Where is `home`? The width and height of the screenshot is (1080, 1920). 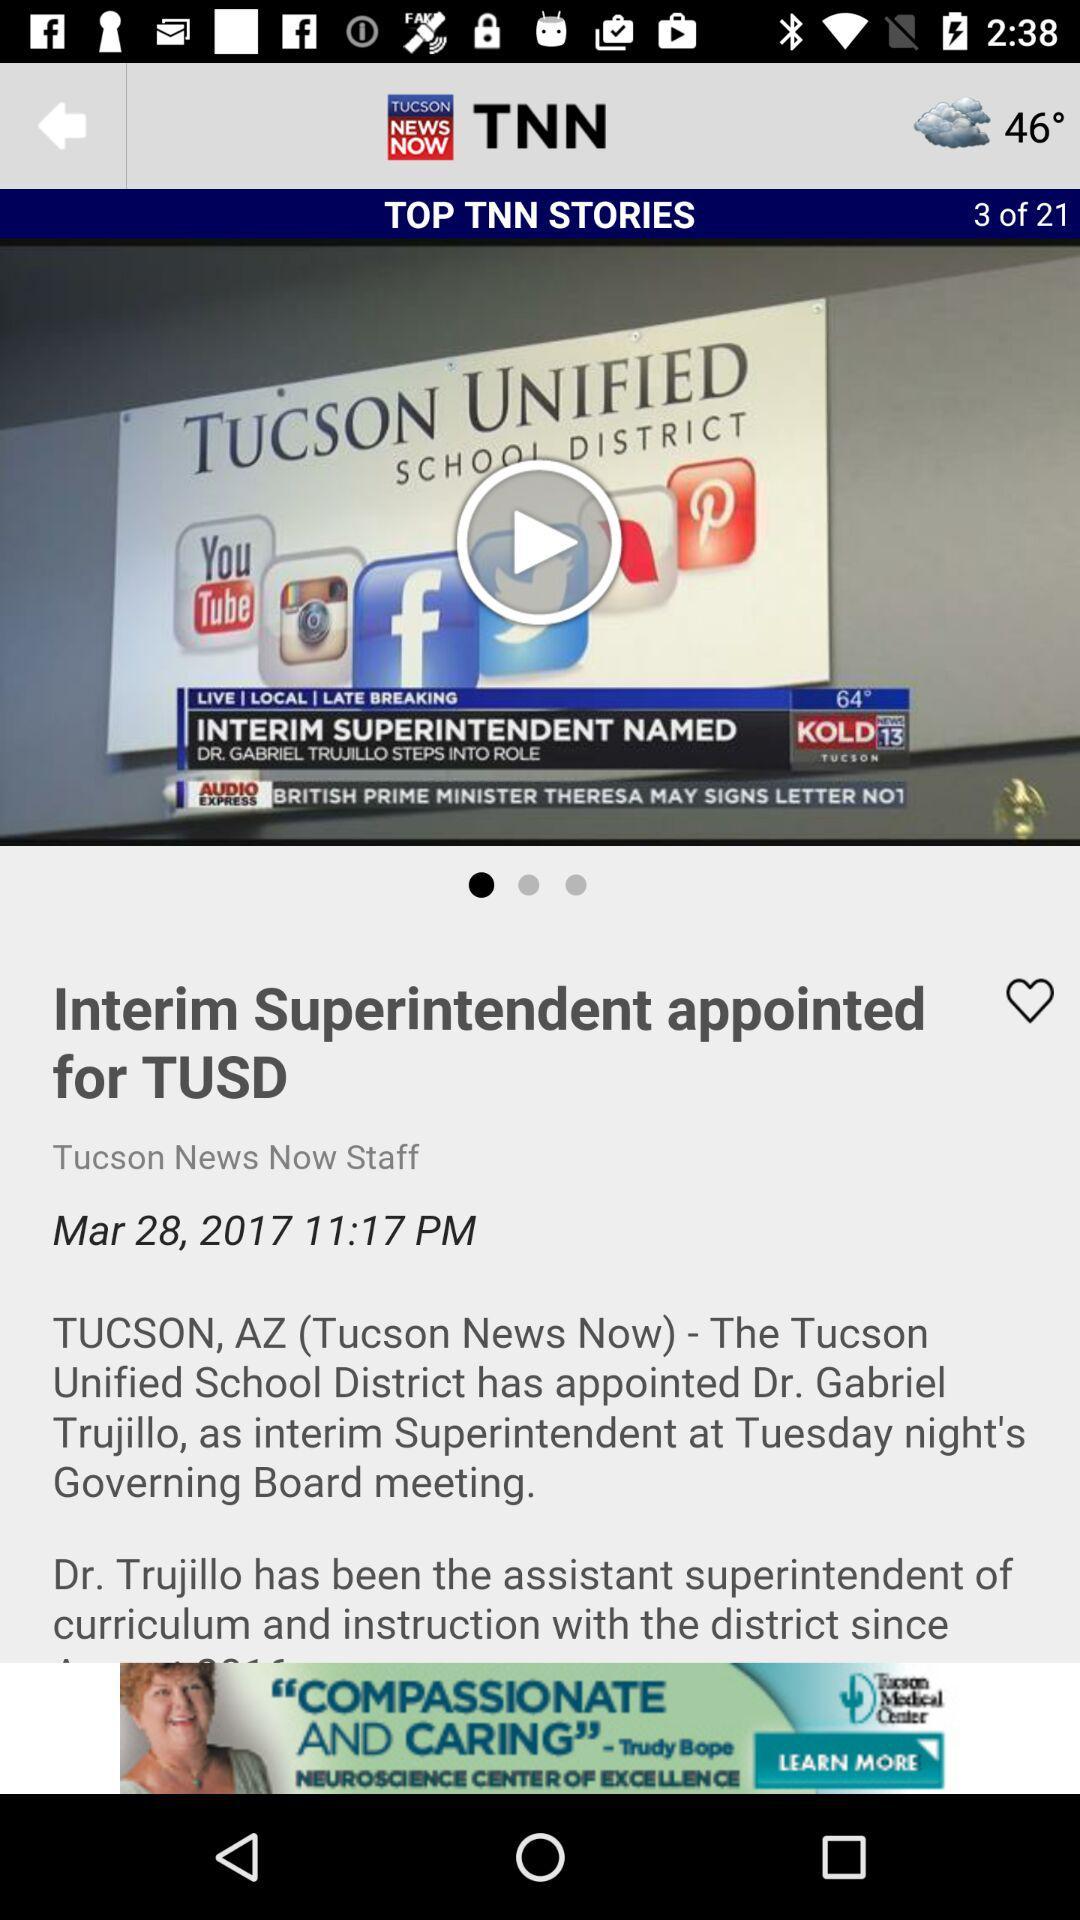
home is located at coordinates (540, 124).